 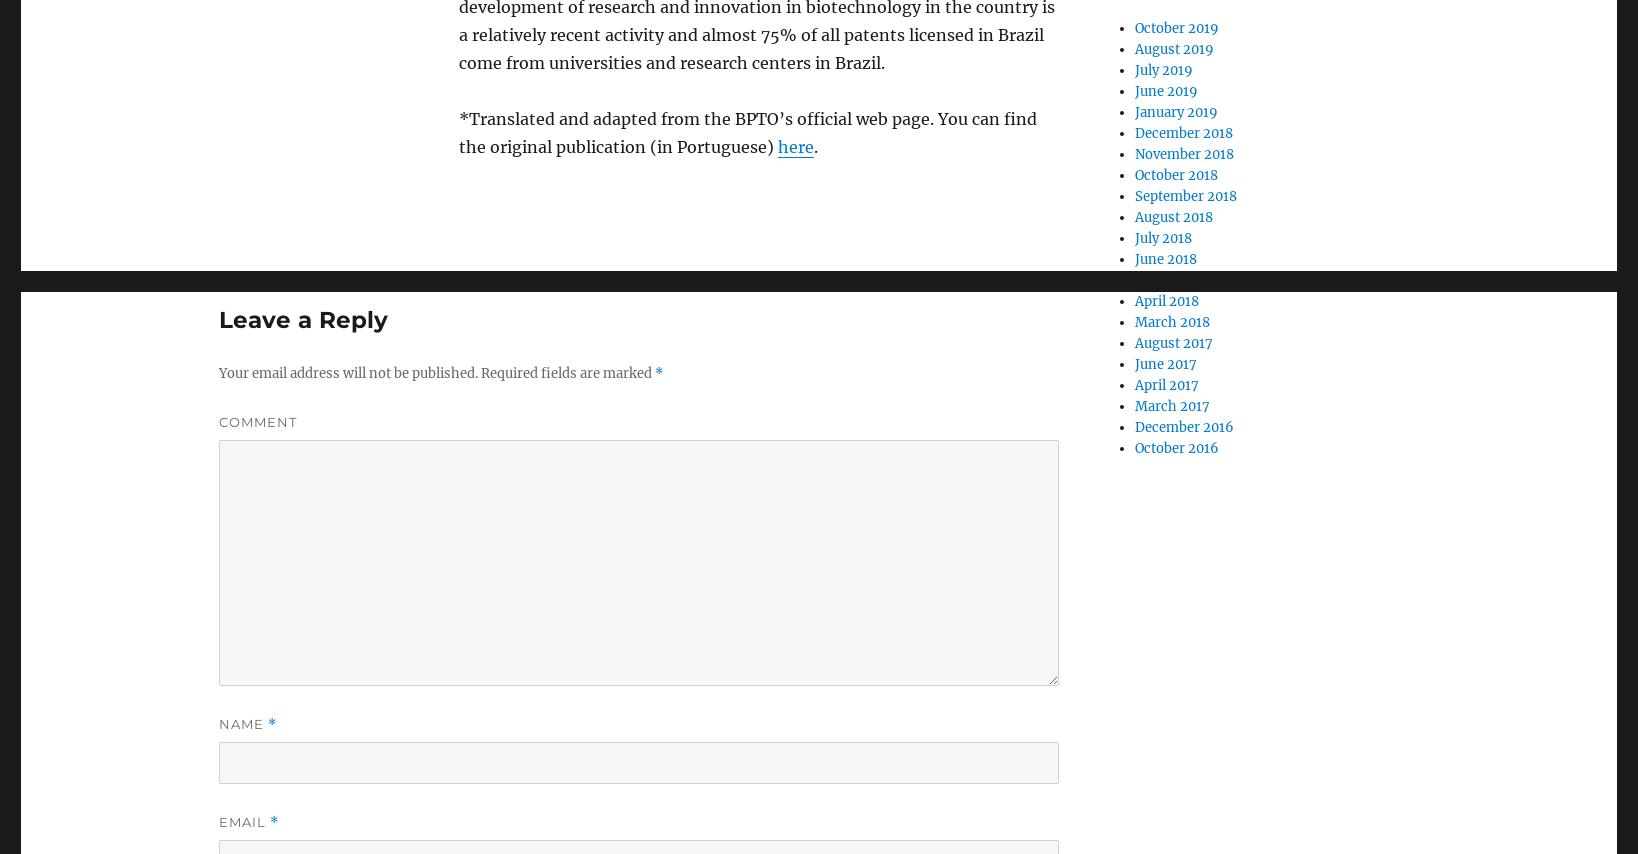 What do you see at coordinates (1175, 175) in the screenshot?
I see `'October 2018'` at bounding box center [1175, 175].